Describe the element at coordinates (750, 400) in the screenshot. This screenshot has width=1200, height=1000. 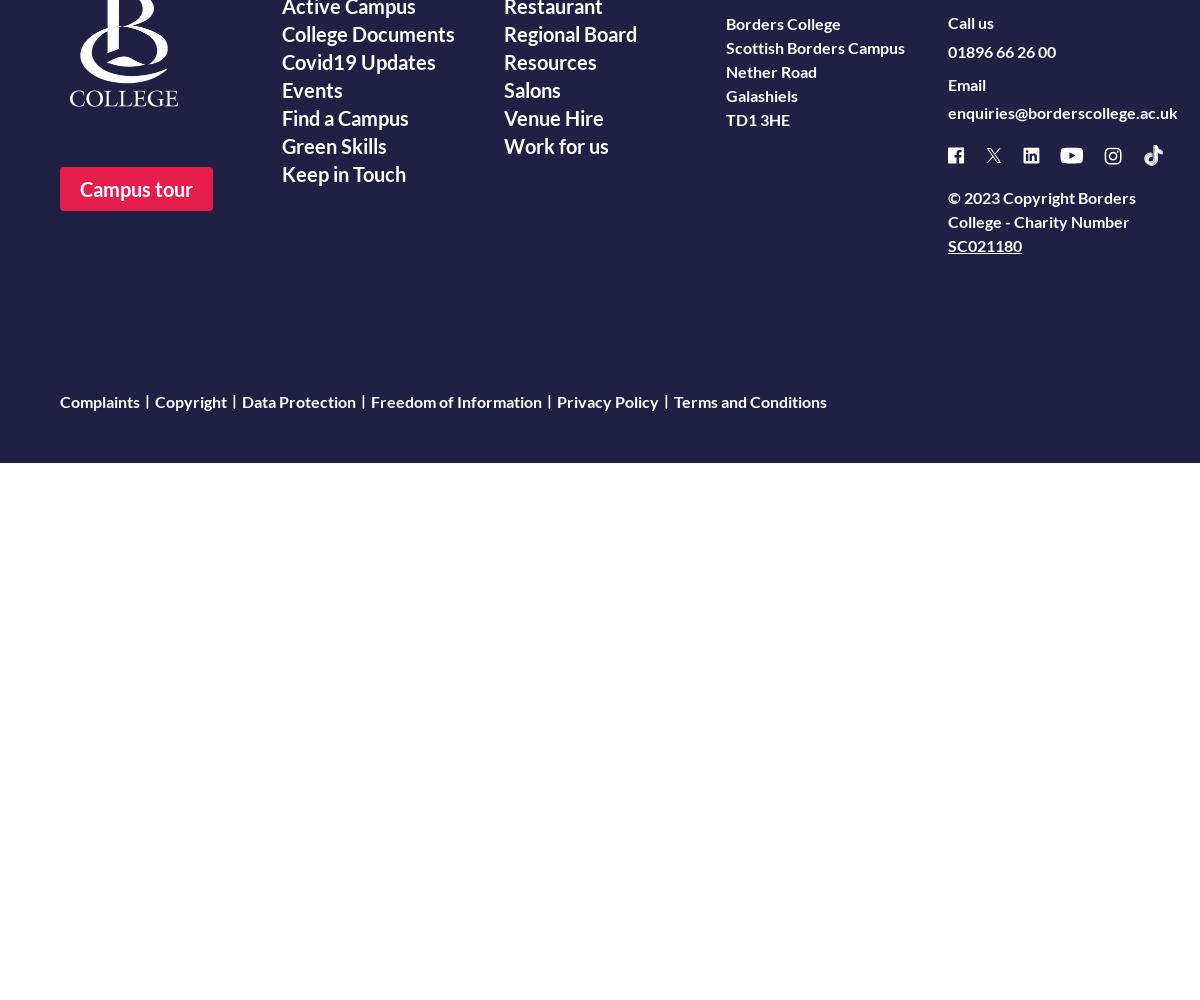
I see `'Terms and Conditions'` at that location.